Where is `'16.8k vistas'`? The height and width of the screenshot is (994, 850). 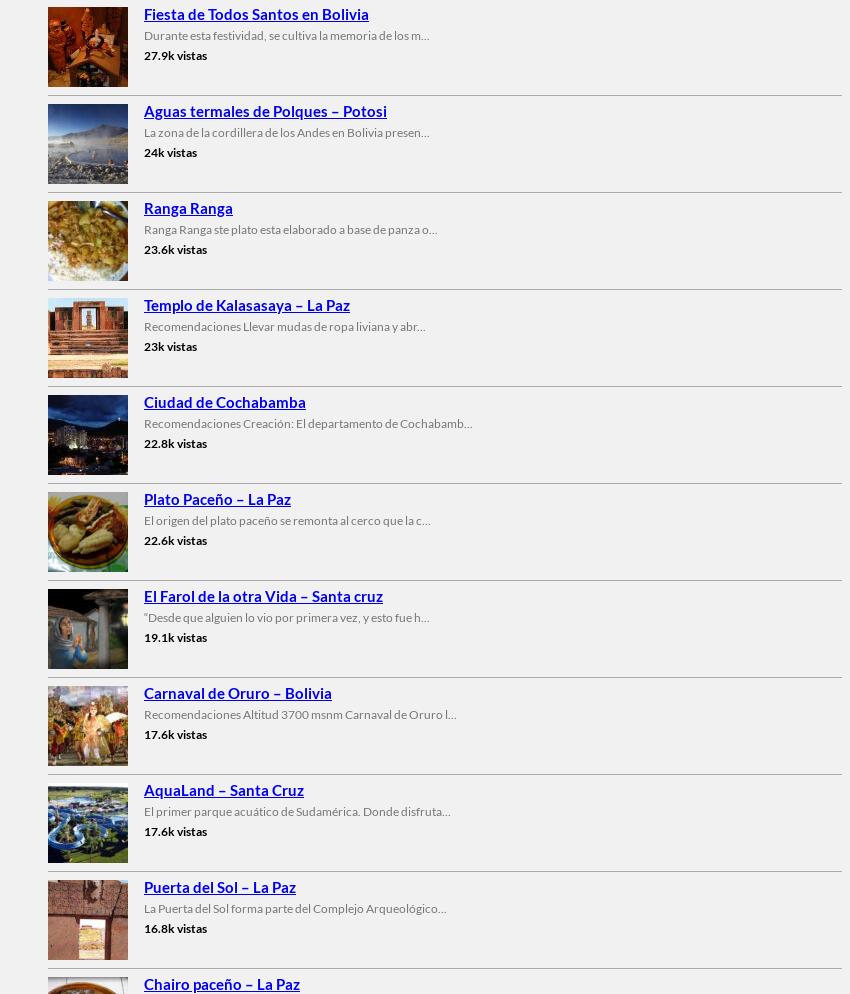 '16.8k vistas' is located at coordinates (174, 927).